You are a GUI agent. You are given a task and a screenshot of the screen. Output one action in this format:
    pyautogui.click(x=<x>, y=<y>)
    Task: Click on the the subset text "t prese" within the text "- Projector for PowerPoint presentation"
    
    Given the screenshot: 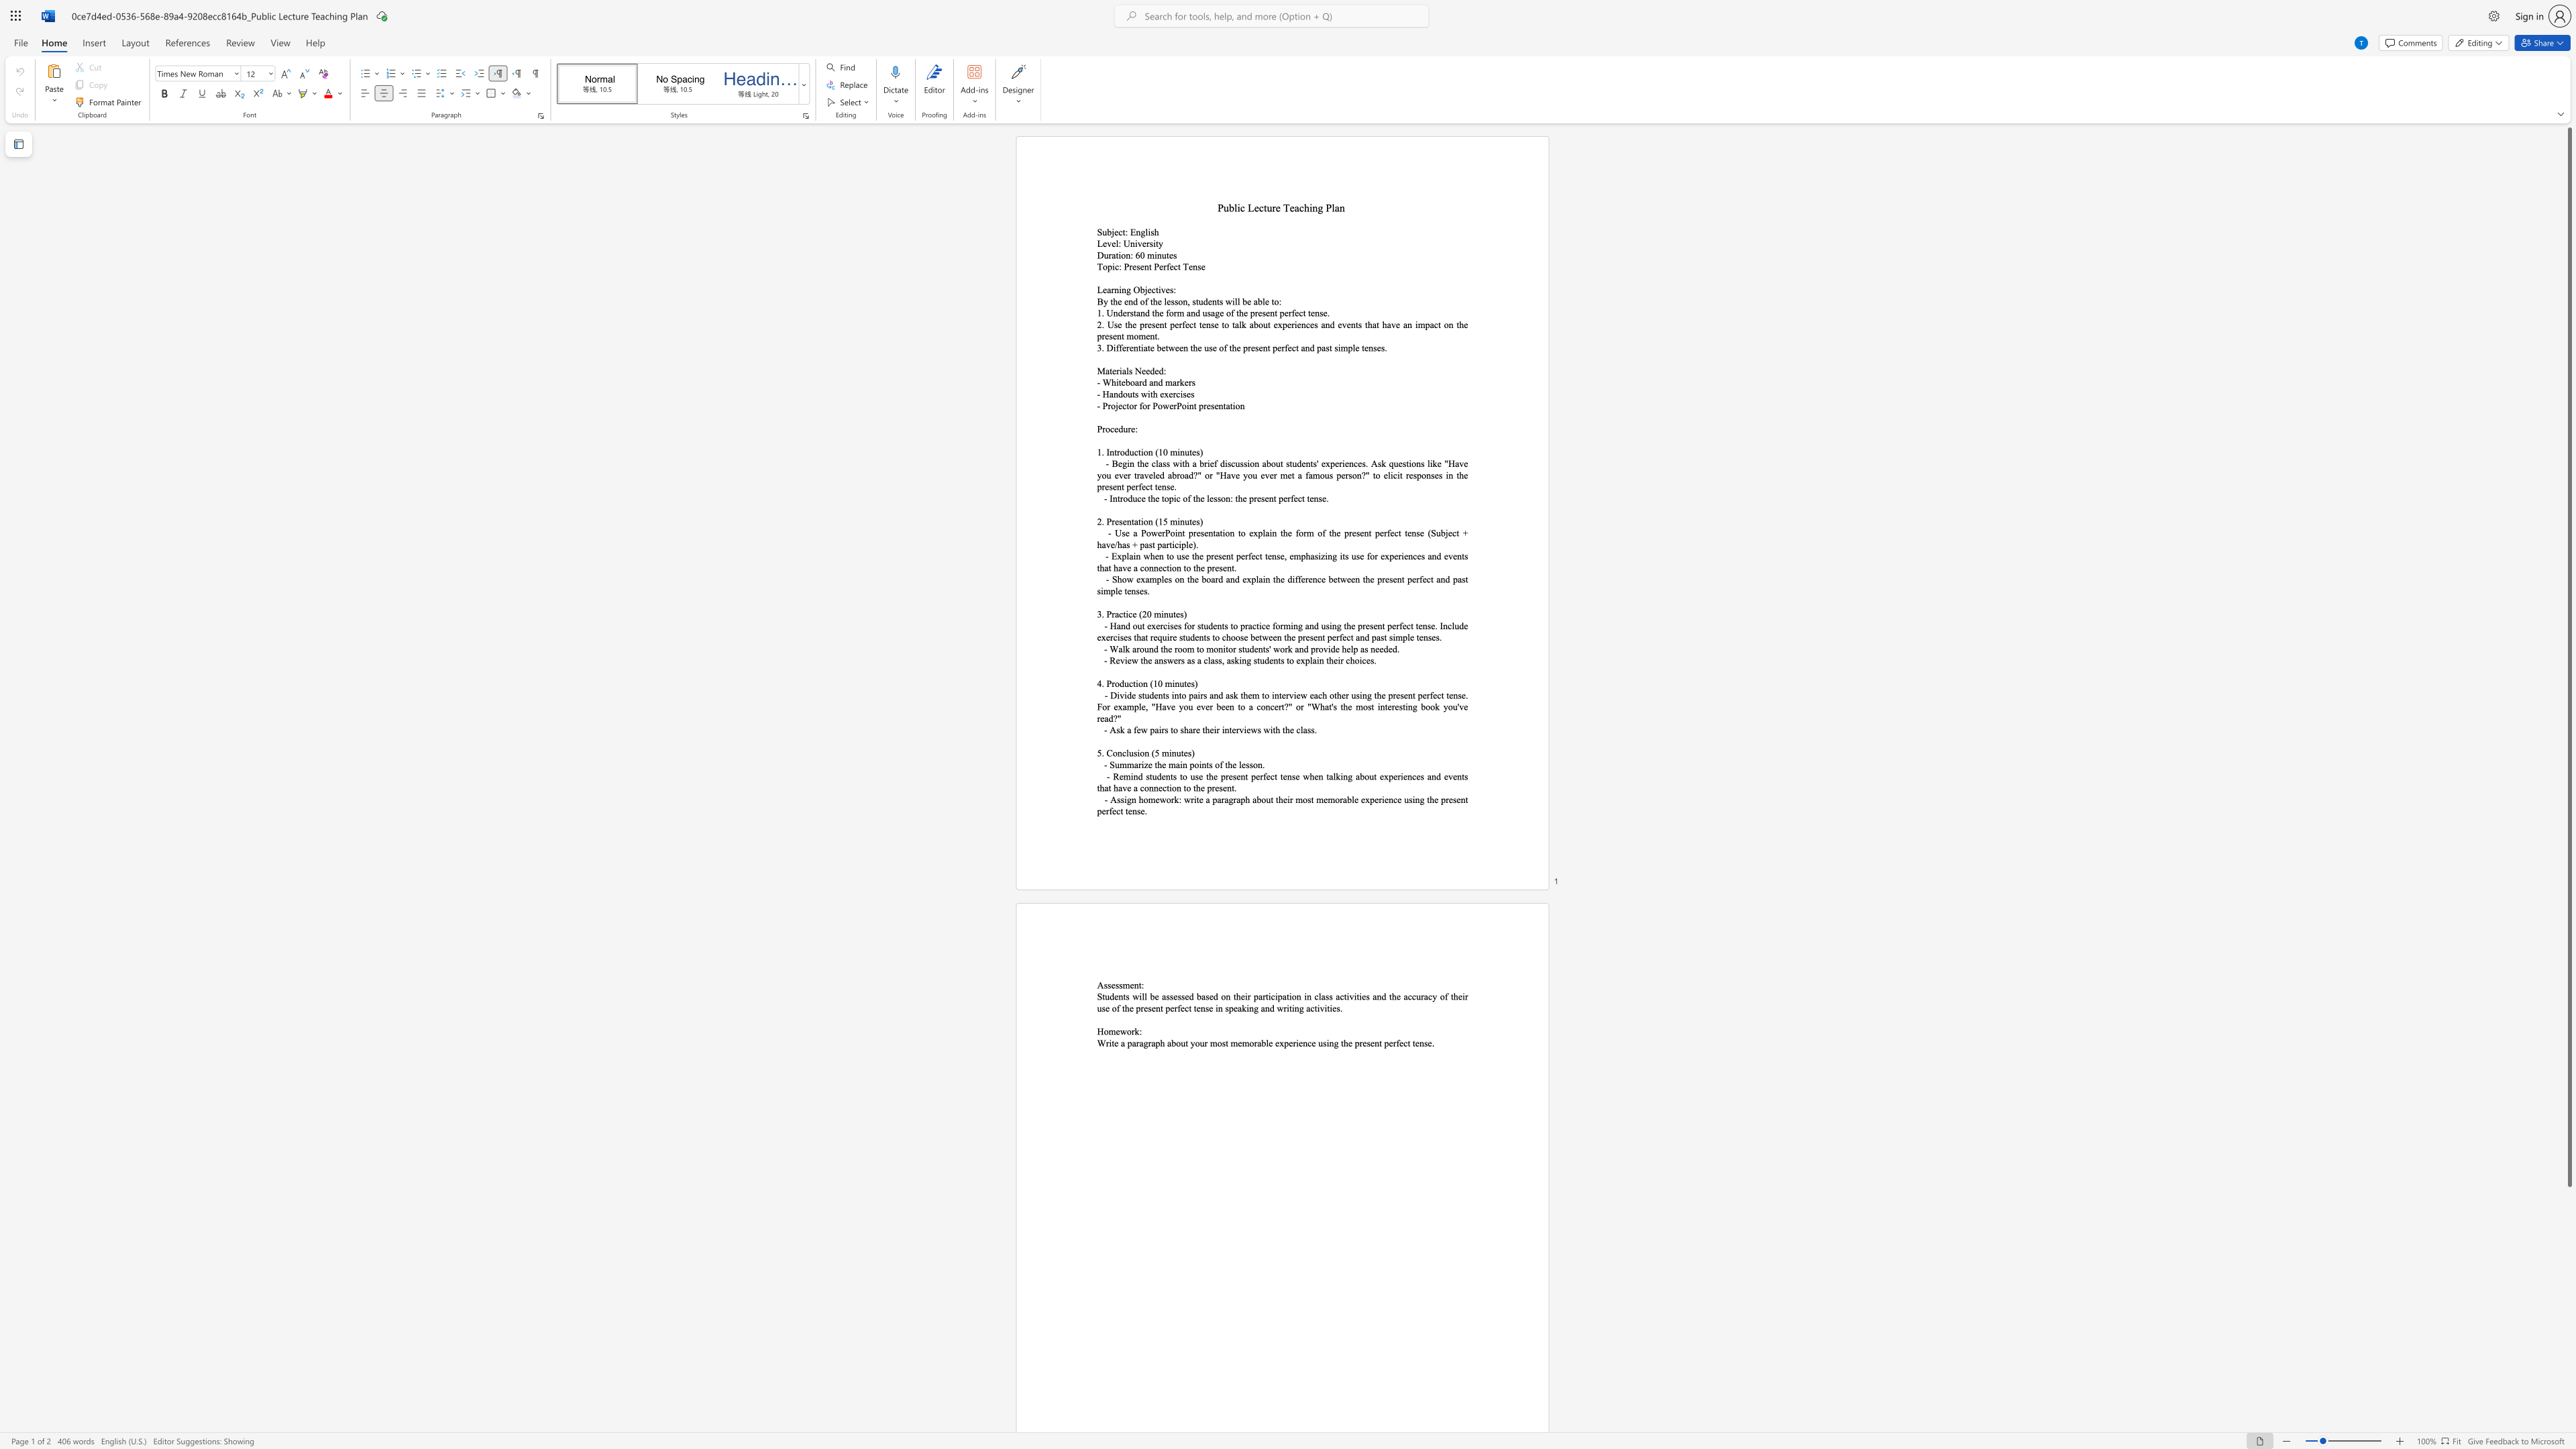 What is the action you would take?
    pyautogui.click(x=1193, y=406)
    